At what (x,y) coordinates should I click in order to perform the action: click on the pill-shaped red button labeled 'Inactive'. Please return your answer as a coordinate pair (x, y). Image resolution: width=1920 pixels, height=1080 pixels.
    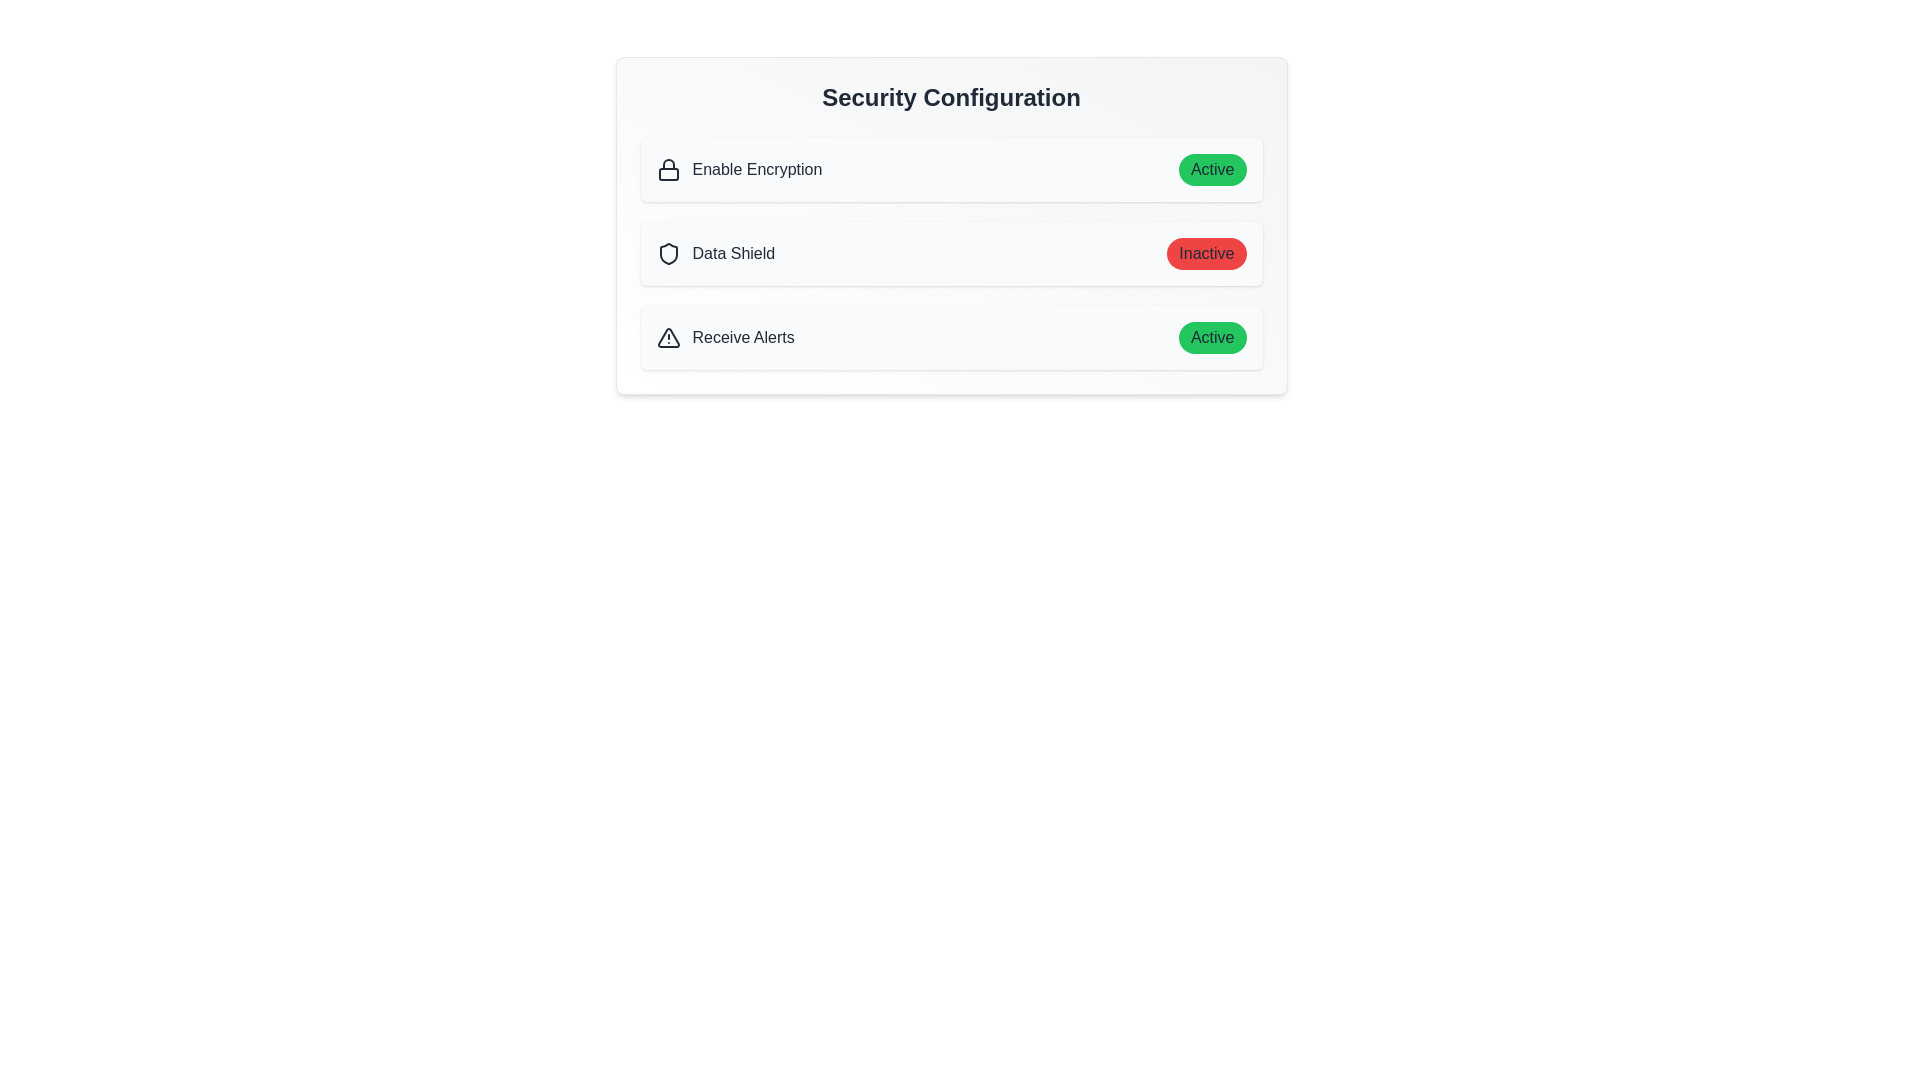
    Looking at the image, I should click on (1205, 253).